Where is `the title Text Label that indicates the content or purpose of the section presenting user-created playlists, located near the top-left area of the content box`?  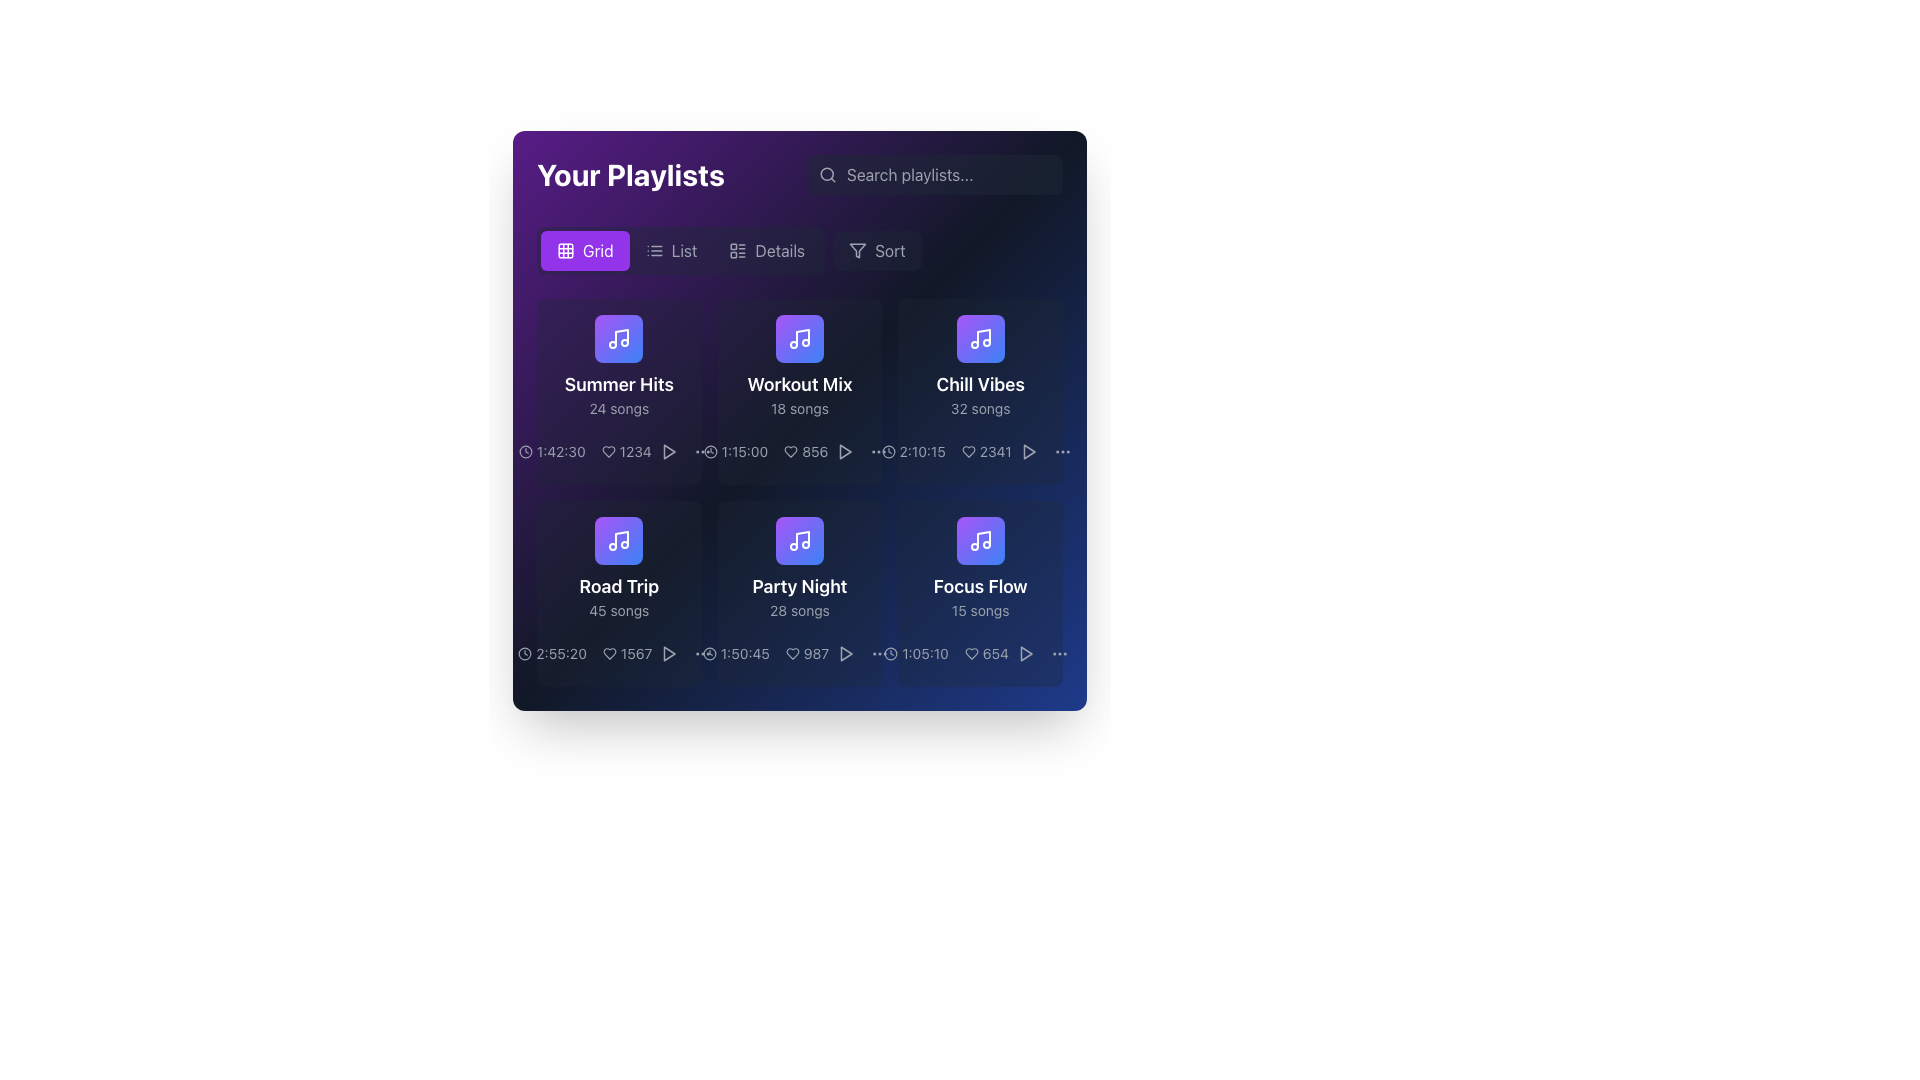
the title Text Label that indicates the content or purpose of the section presenting user-created playlists, located near the top-left area of the content box is located at coordinates (629, 173).